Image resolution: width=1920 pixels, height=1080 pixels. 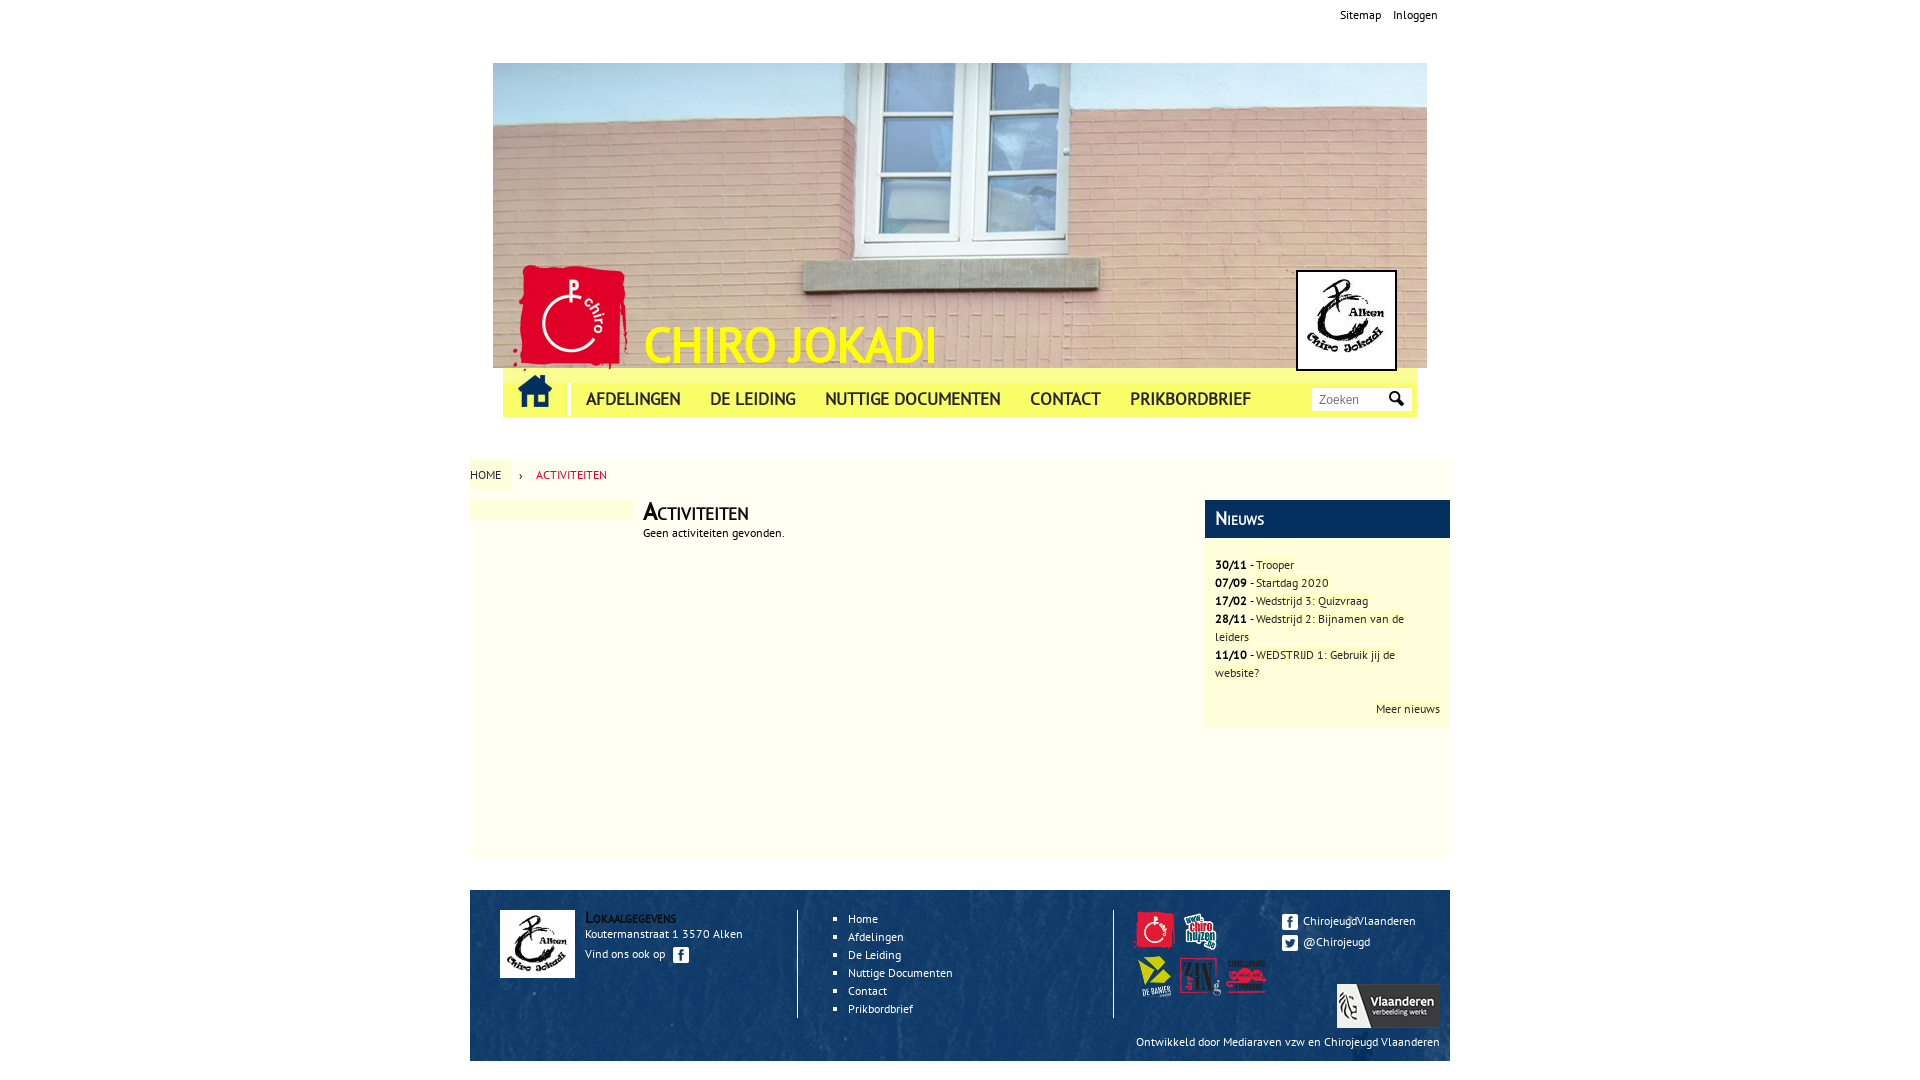 I want to click on 'Afdelingen', so click(x=875, y=936).